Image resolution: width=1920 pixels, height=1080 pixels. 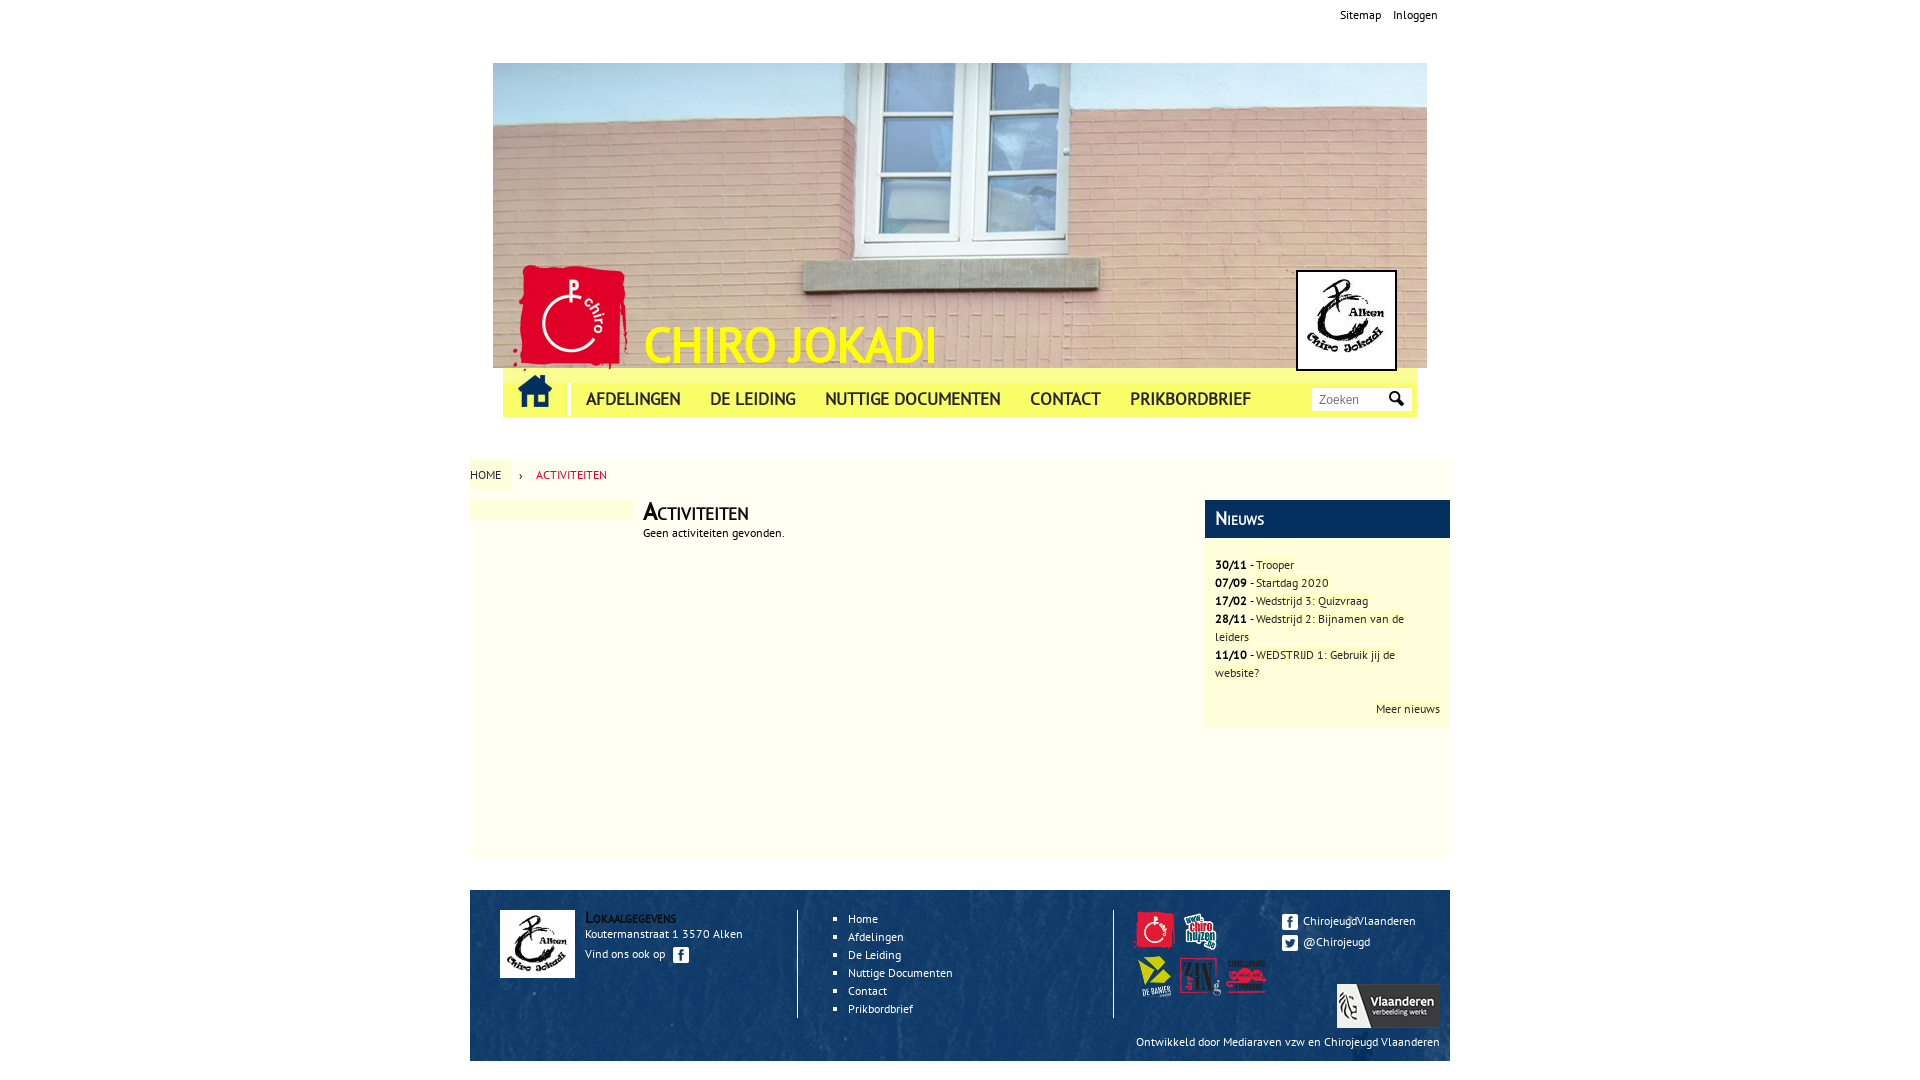 I want to click on 'Afdelingen', so click(x=875, y=936).